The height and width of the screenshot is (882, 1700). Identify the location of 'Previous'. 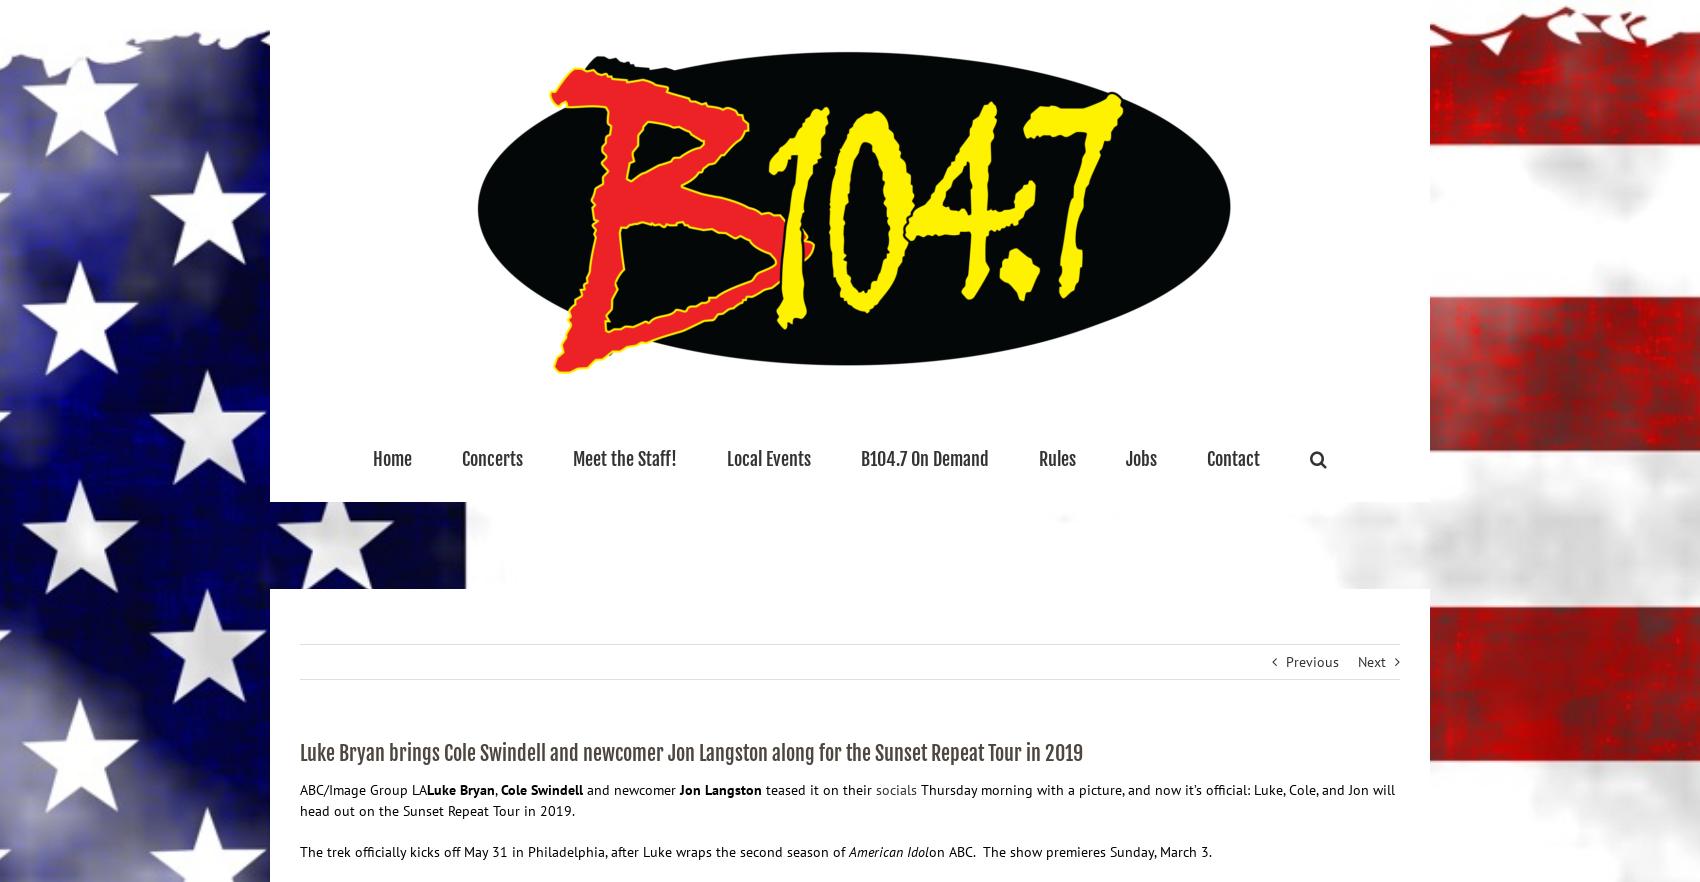
(1312, 662).